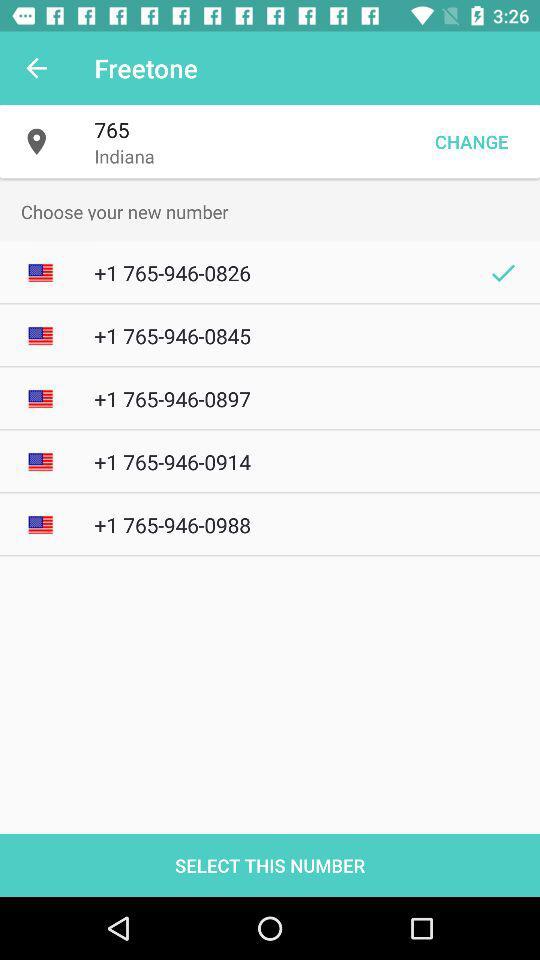 Image resolution: width=540 pixels, height=960 pixels. What do you see at coordinates (471, 140) in the screenshot?
I see `the icon to the right of the indiana item` at bounding box center [471, 140].